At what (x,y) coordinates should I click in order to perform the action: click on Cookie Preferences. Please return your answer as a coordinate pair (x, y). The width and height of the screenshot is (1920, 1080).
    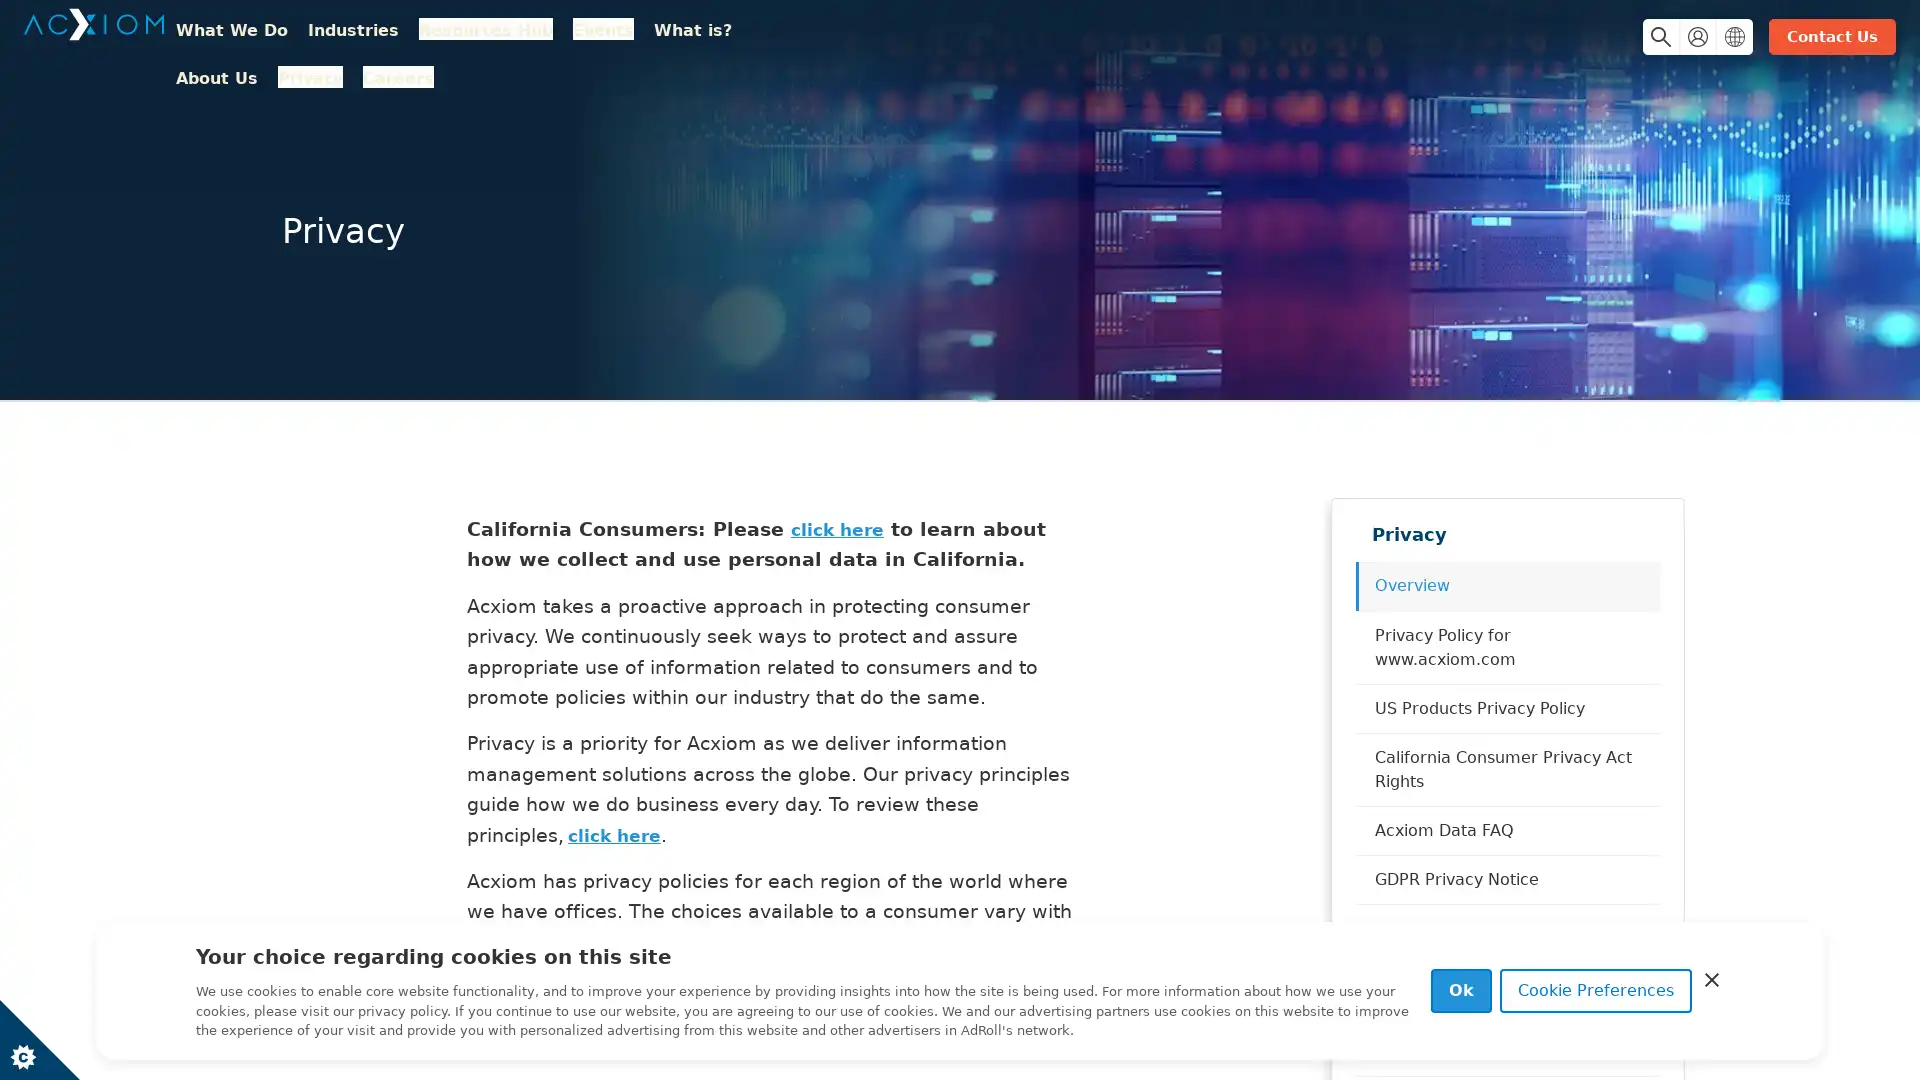
    Looking at the image, I should click on (1595, 991).